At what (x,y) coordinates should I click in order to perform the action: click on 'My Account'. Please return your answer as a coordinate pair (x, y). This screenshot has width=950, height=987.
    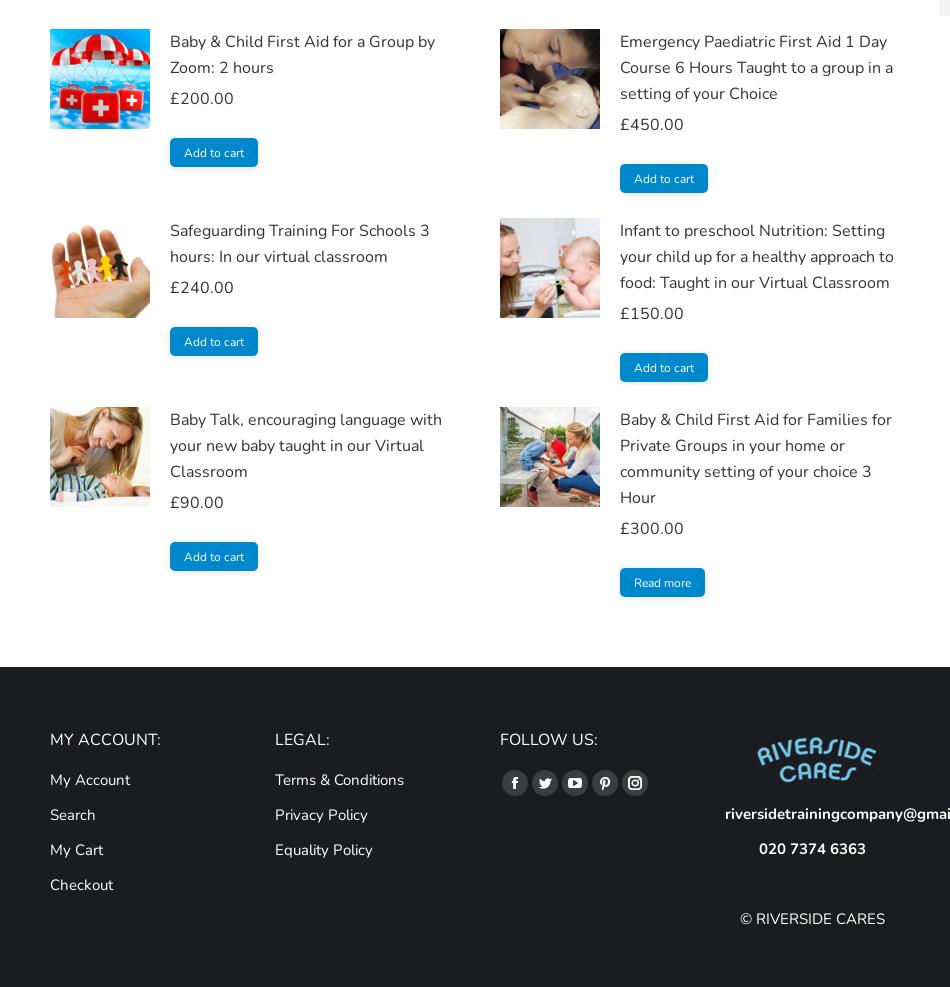
    Looking at the image, I should click on (89, 780).